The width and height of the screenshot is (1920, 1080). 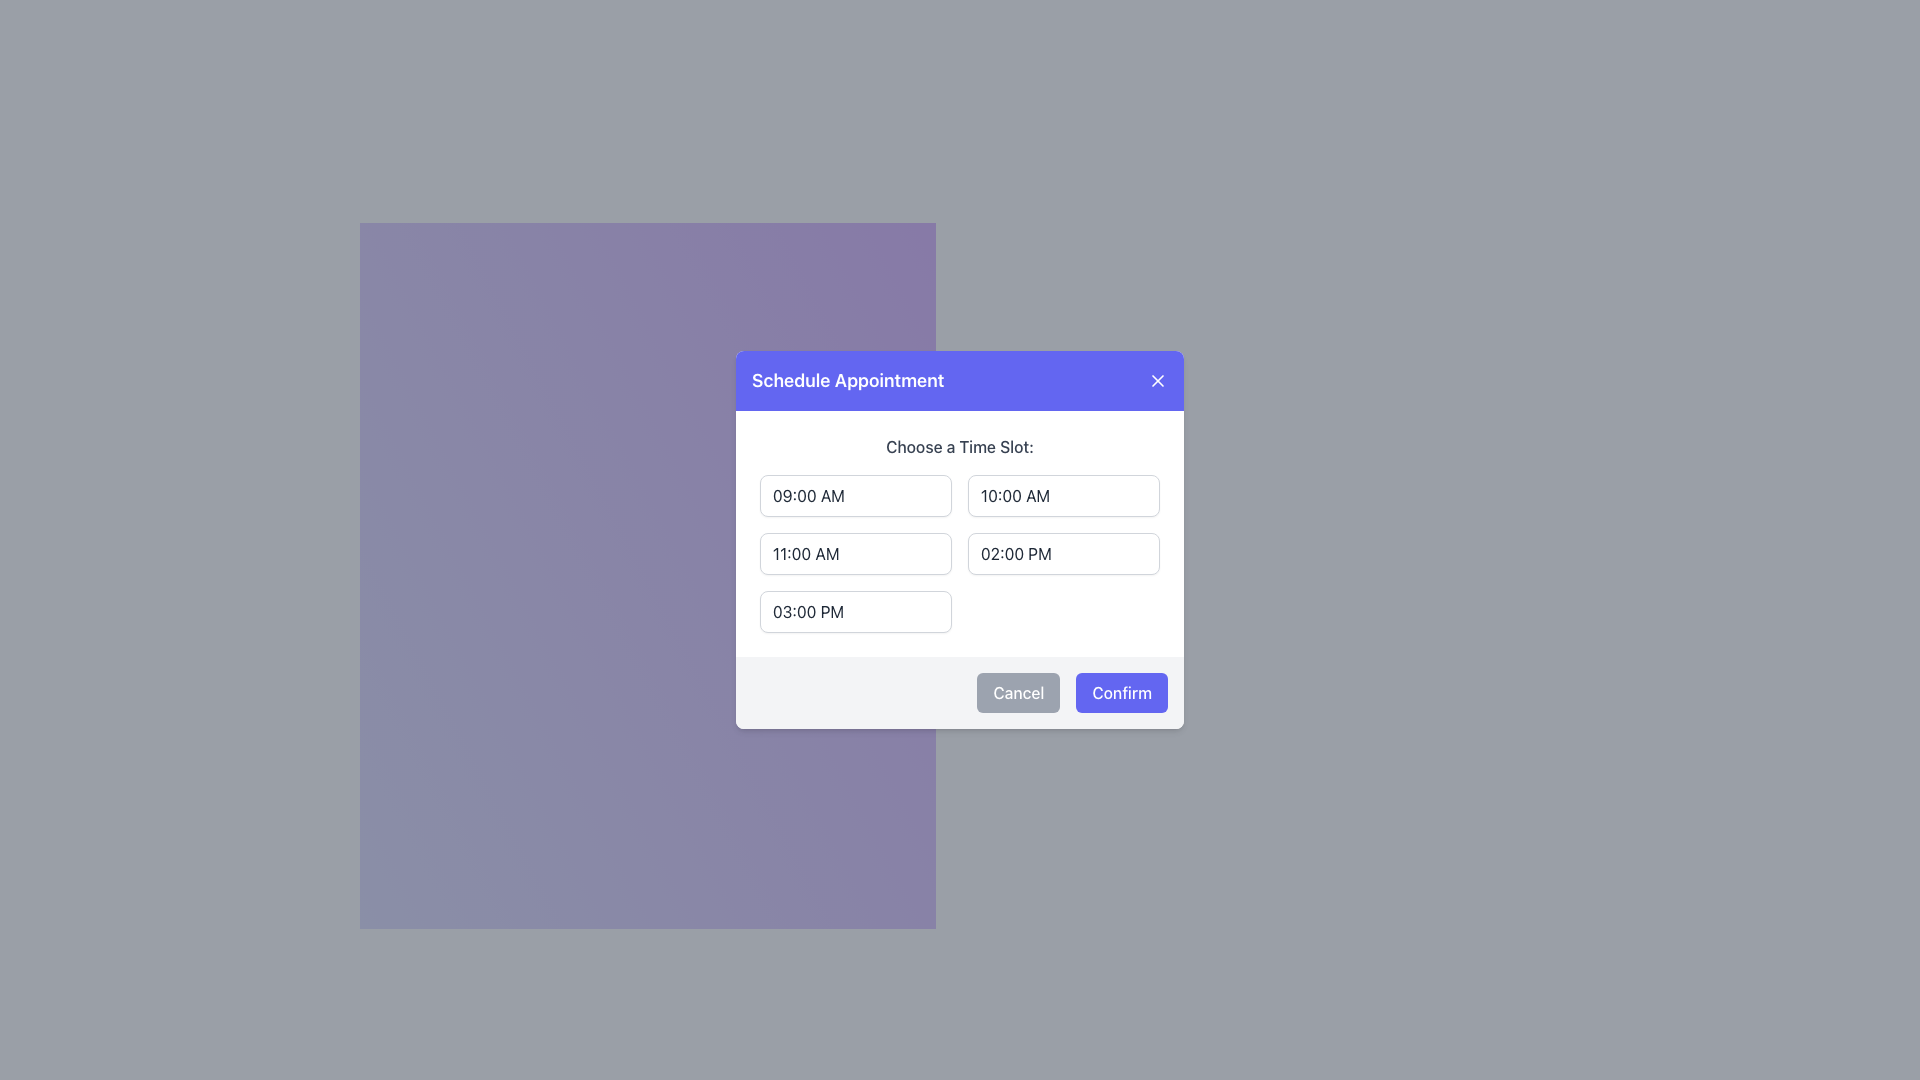 I want to click on the '02:00 PM' selectable time slot button in the scheduling interface, so click(x=1063, y=554).